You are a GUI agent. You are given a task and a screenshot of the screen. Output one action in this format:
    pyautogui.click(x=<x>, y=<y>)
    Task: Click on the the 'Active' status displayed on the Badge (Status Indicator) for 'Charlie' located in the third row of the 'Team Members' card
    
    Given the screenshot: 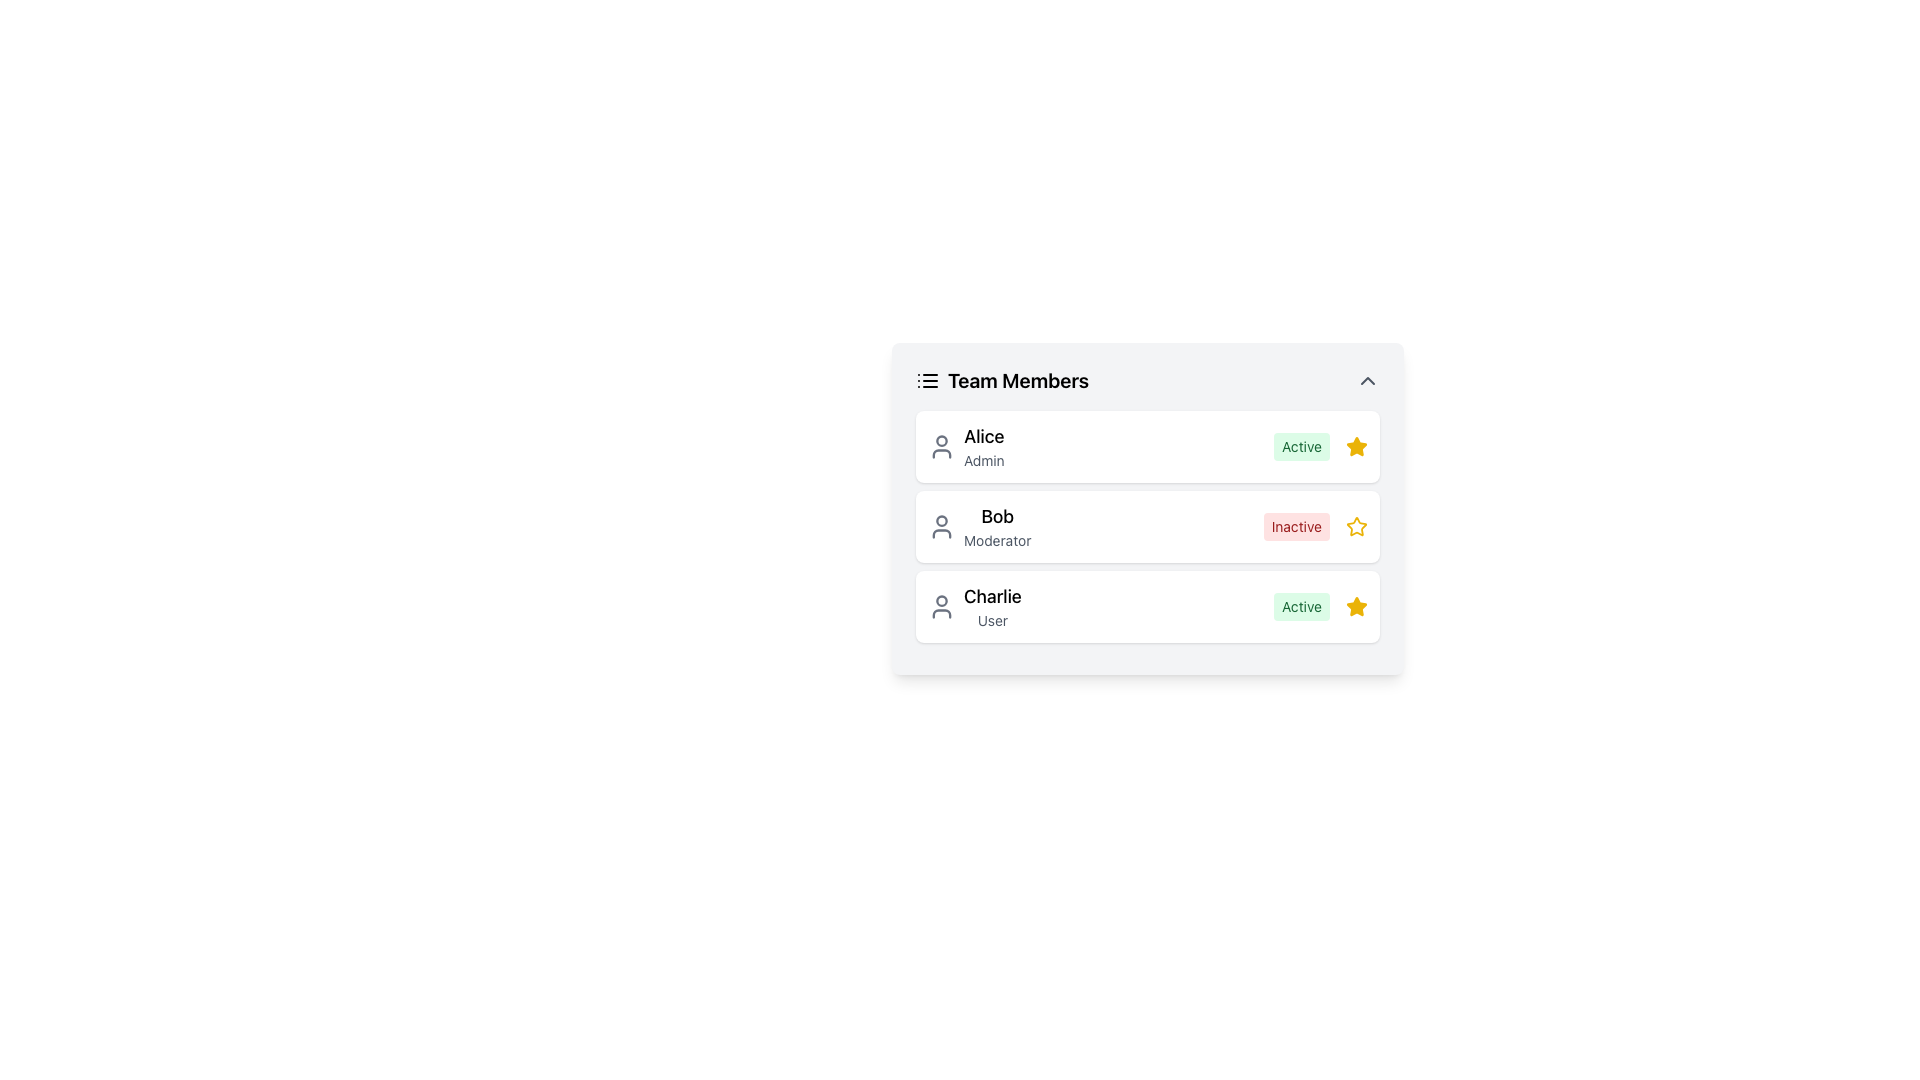 What is the action you would take?
    pyautogui.click(x=1301, y=605)
    